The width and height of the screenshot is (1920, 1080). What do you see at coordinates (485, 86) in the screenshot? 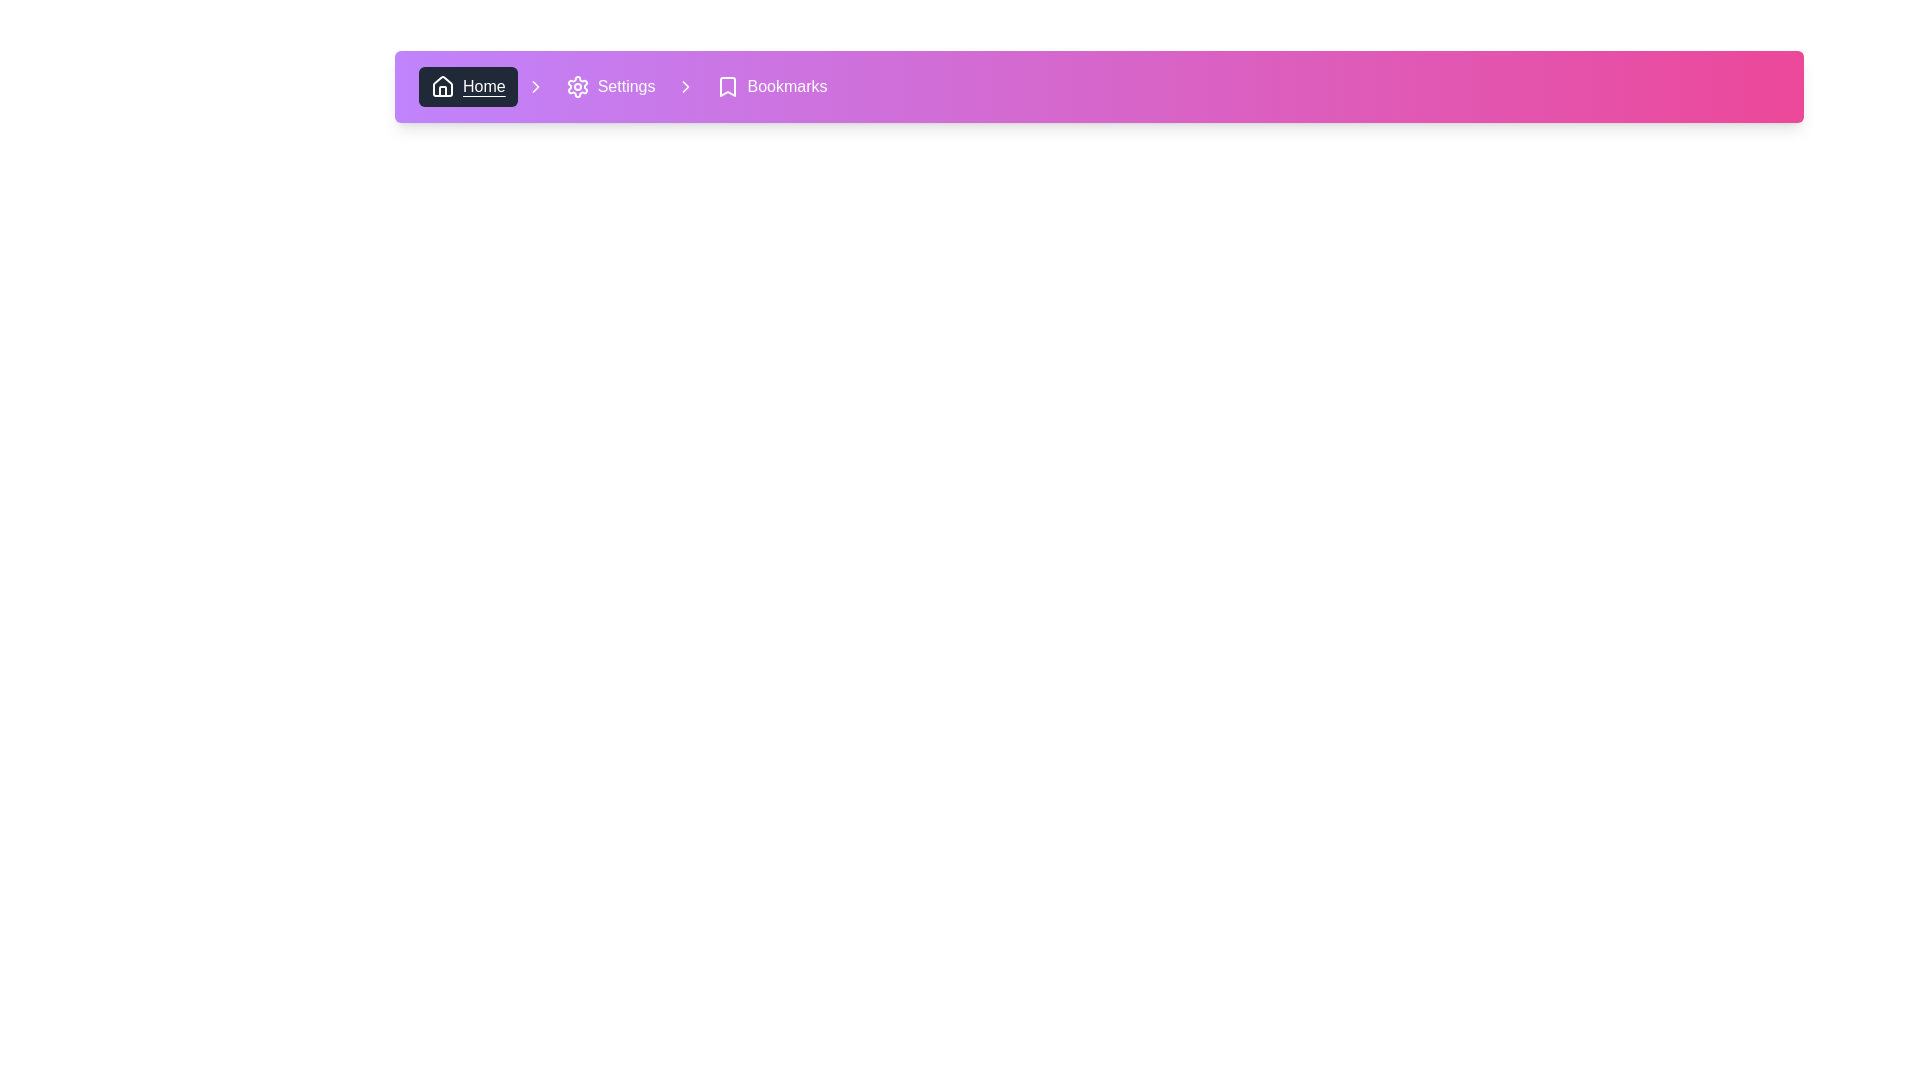
I see `the 'Home' button located on the far left of the navigation bar` at bounding box center [485, 86].